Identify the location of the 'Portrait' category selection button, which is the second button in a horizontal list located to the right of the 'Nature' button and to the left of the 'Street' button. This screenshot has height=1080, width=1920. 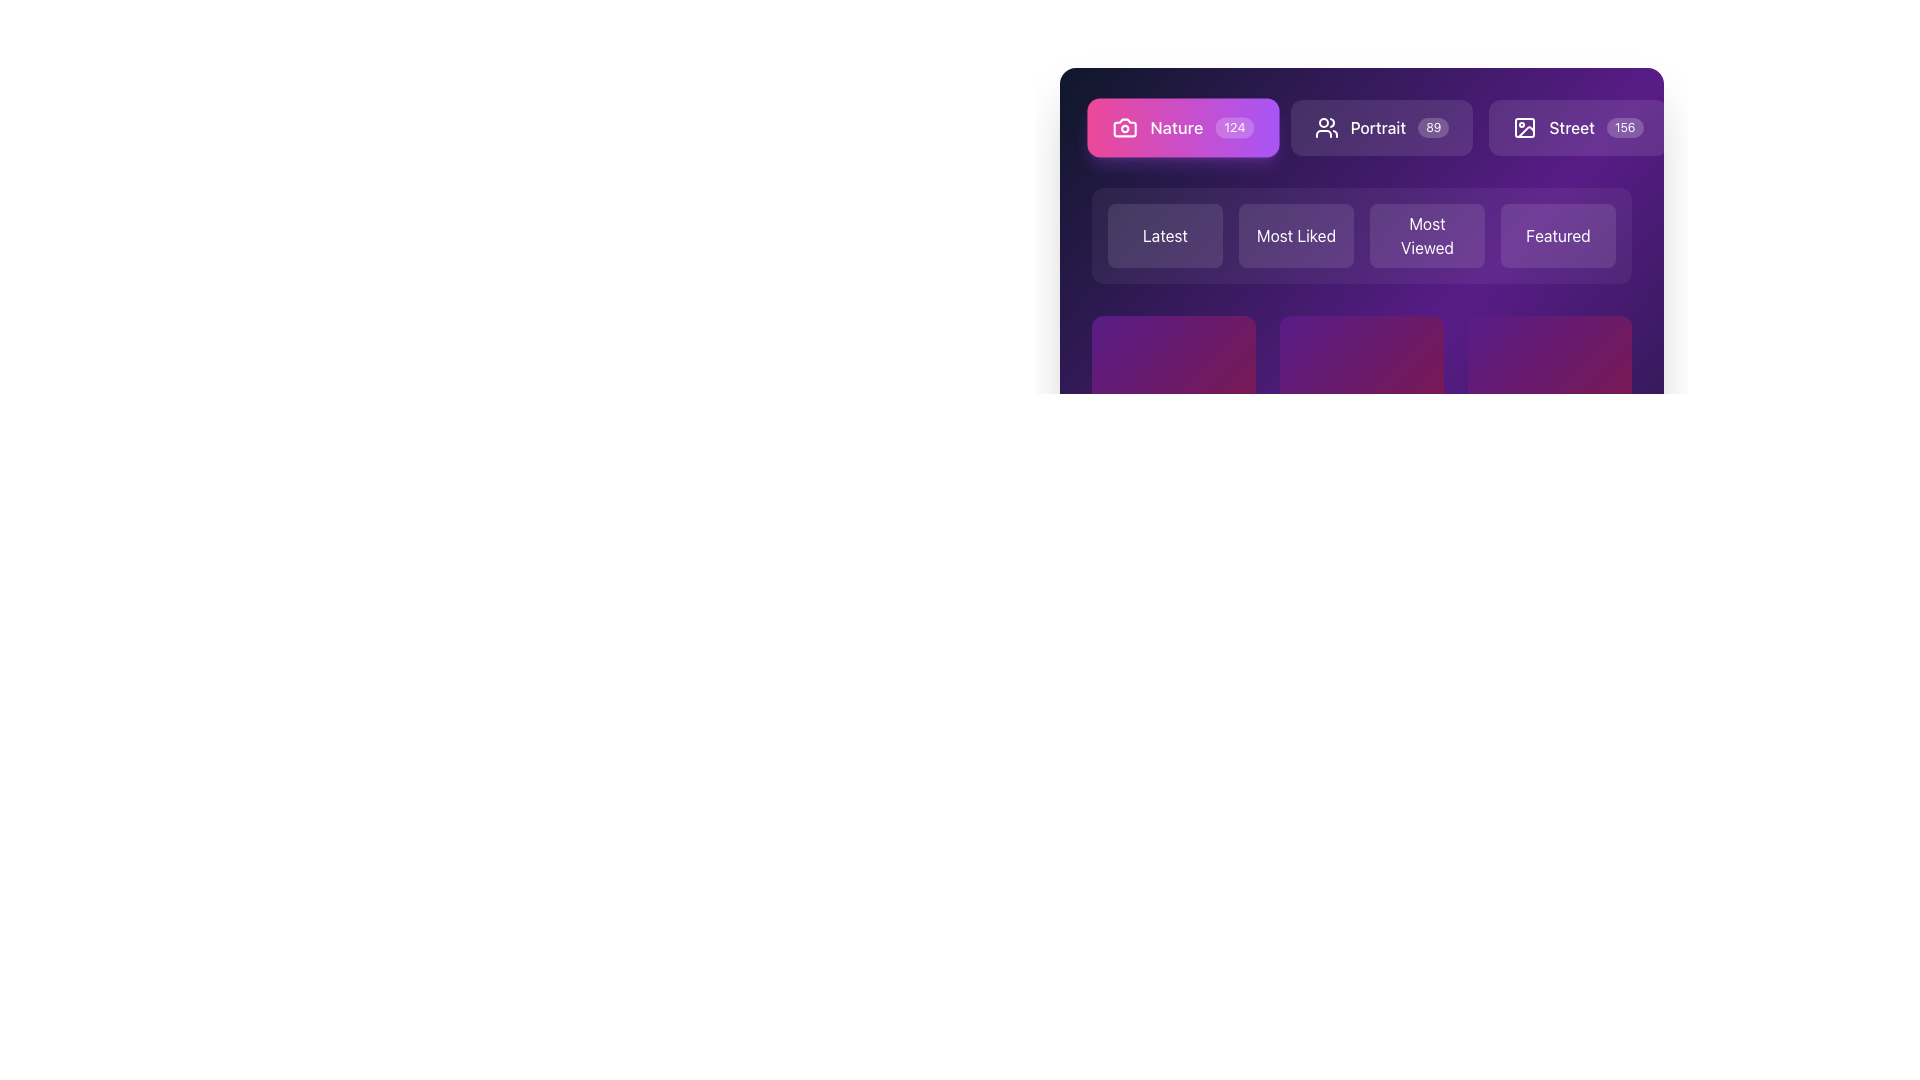
(1361, 127).